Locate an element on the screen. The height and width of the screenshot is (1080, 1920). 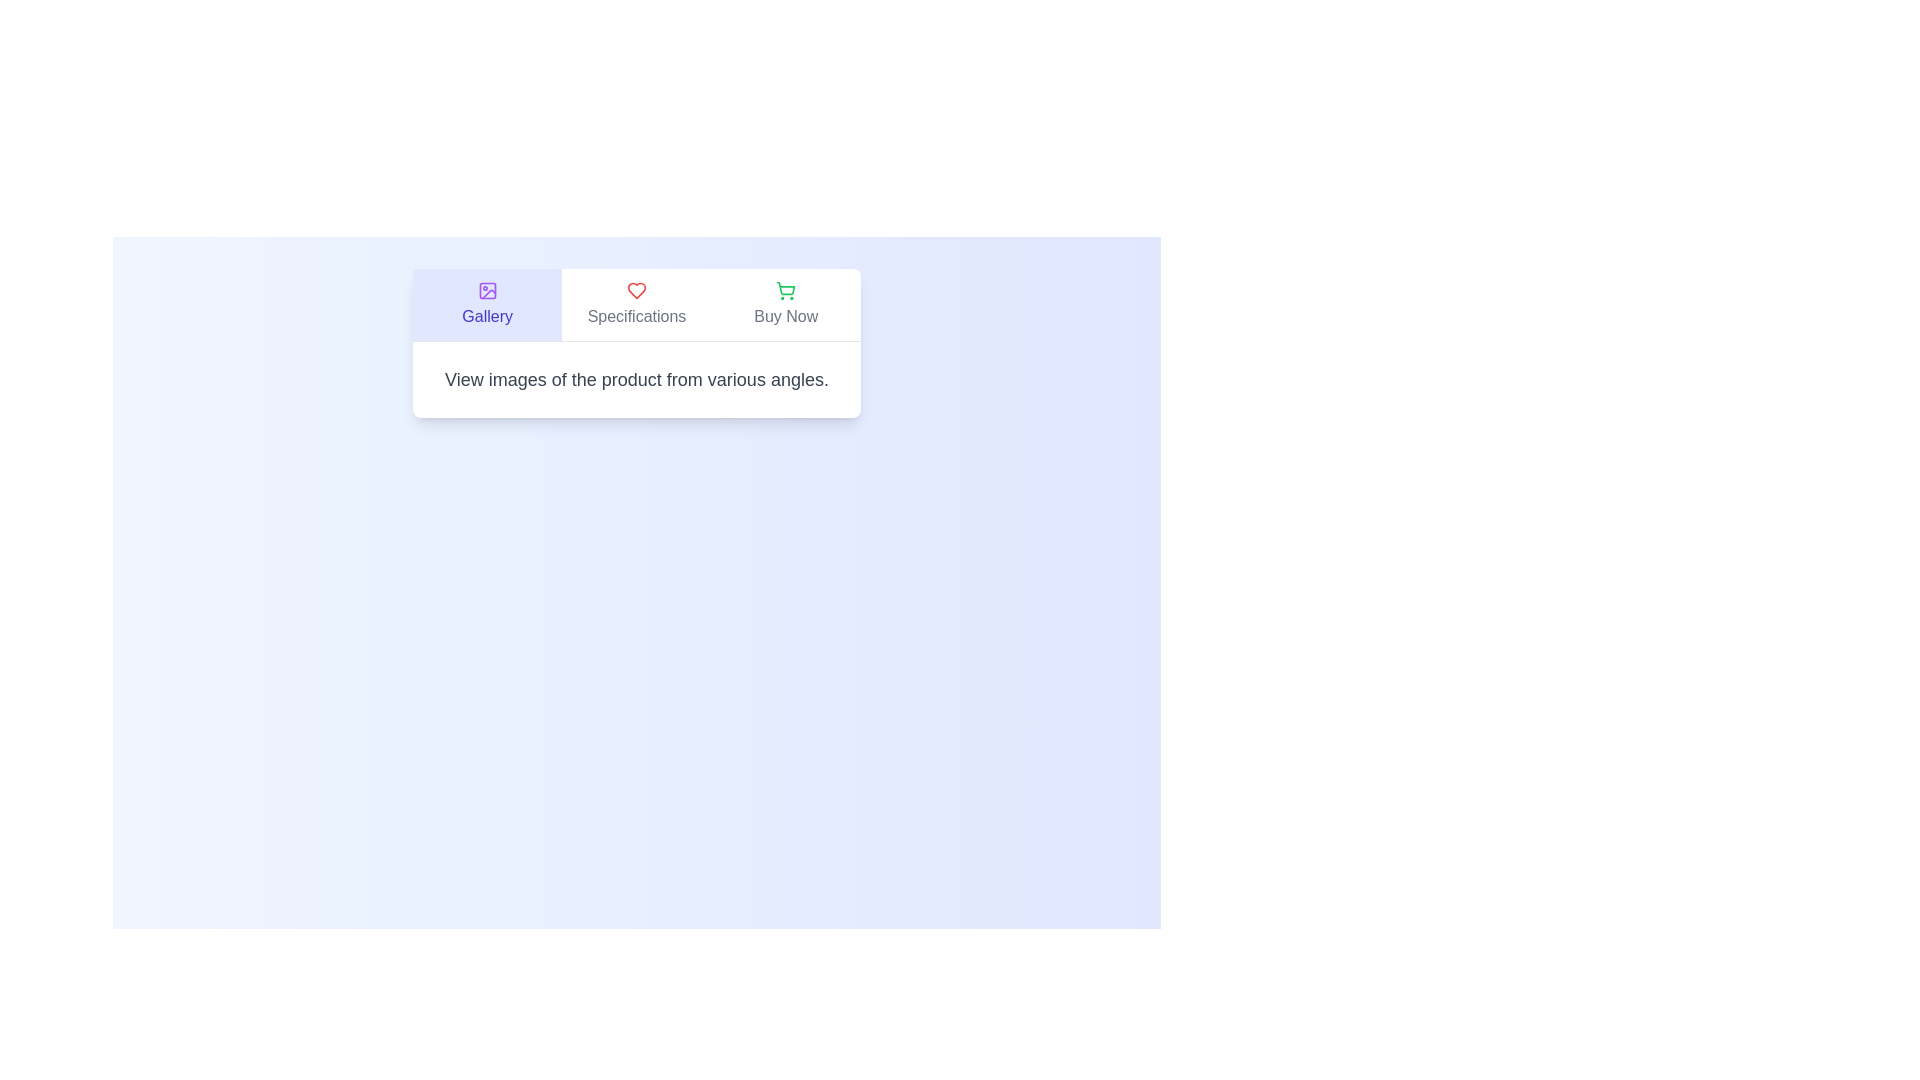
the icon of the Gallery tab is located at coordinates (487, 290).